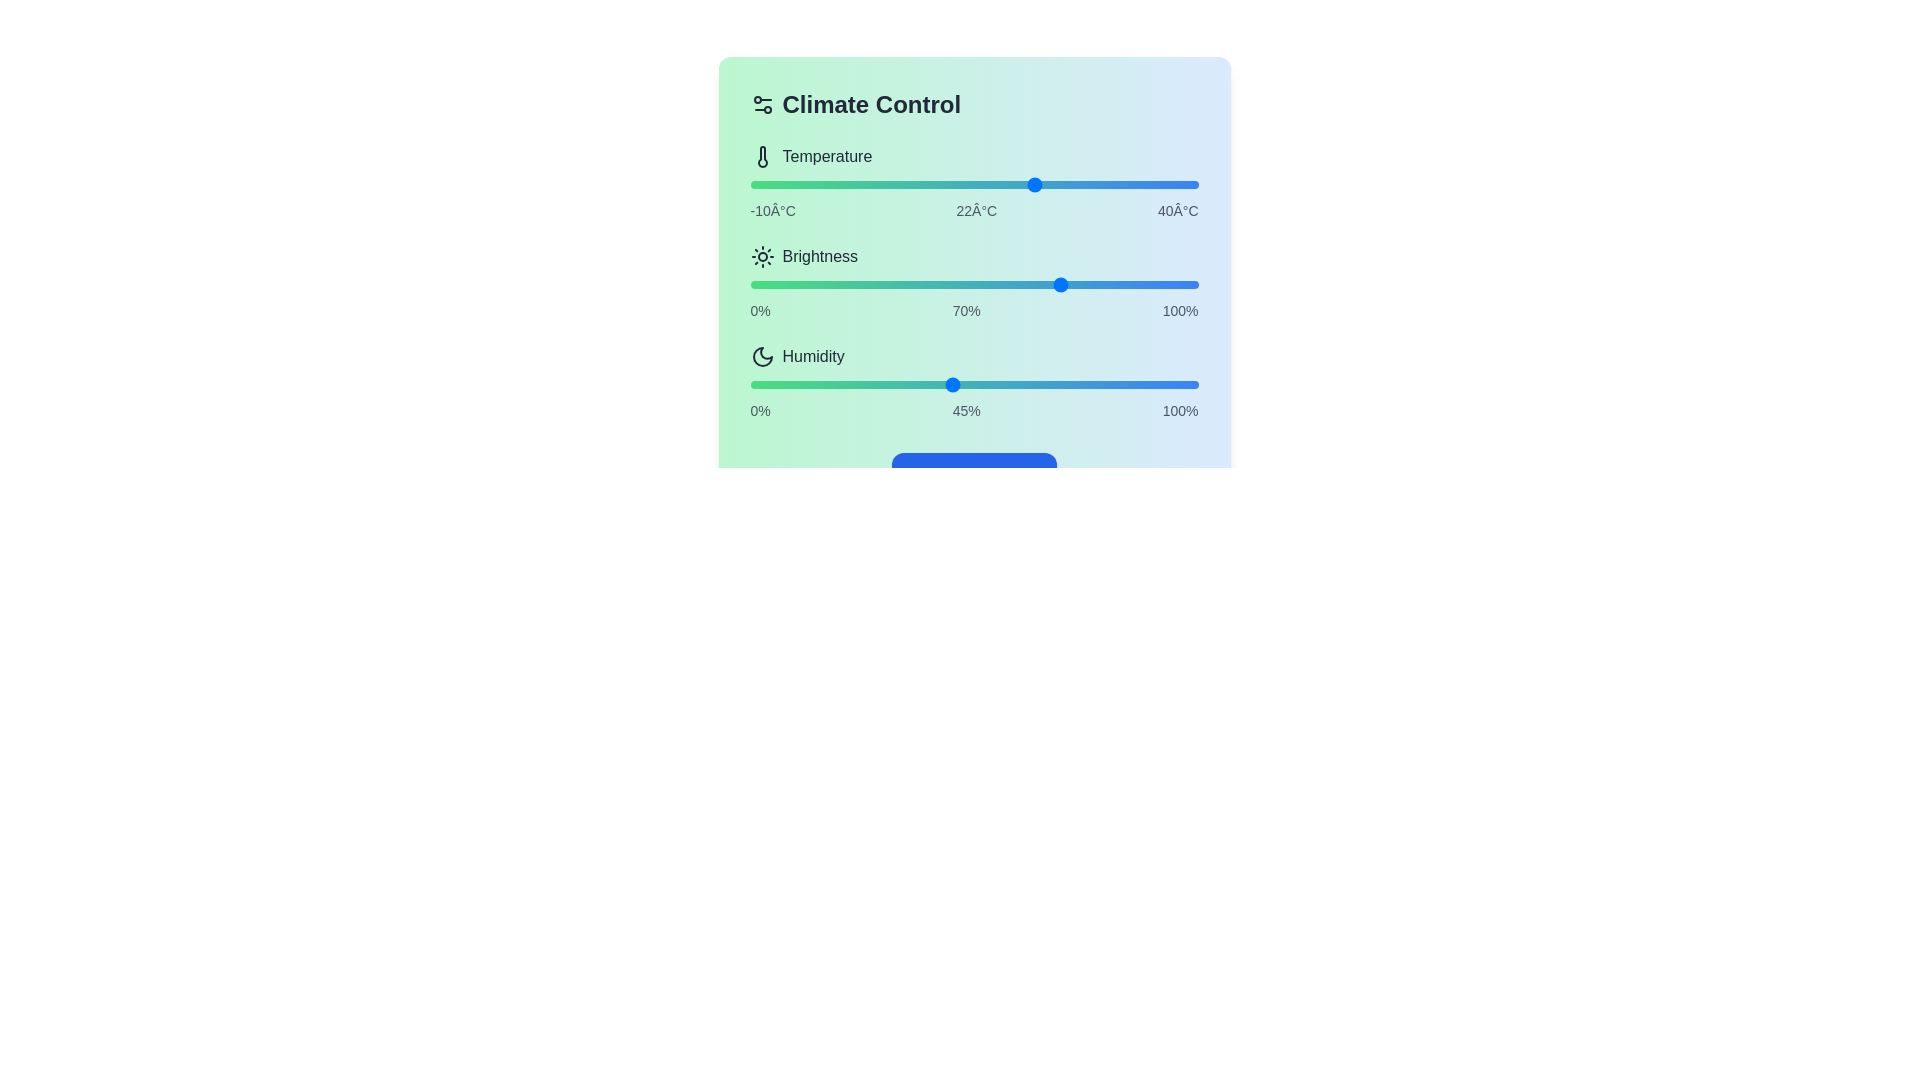 The image size is (1920, 1080). Describe the element at coordinates (974, 104) in the screenshot. I see `the 'Climate Control' header element, which features a bold text and a gear icon, to gain context about the climate settings` at that location.